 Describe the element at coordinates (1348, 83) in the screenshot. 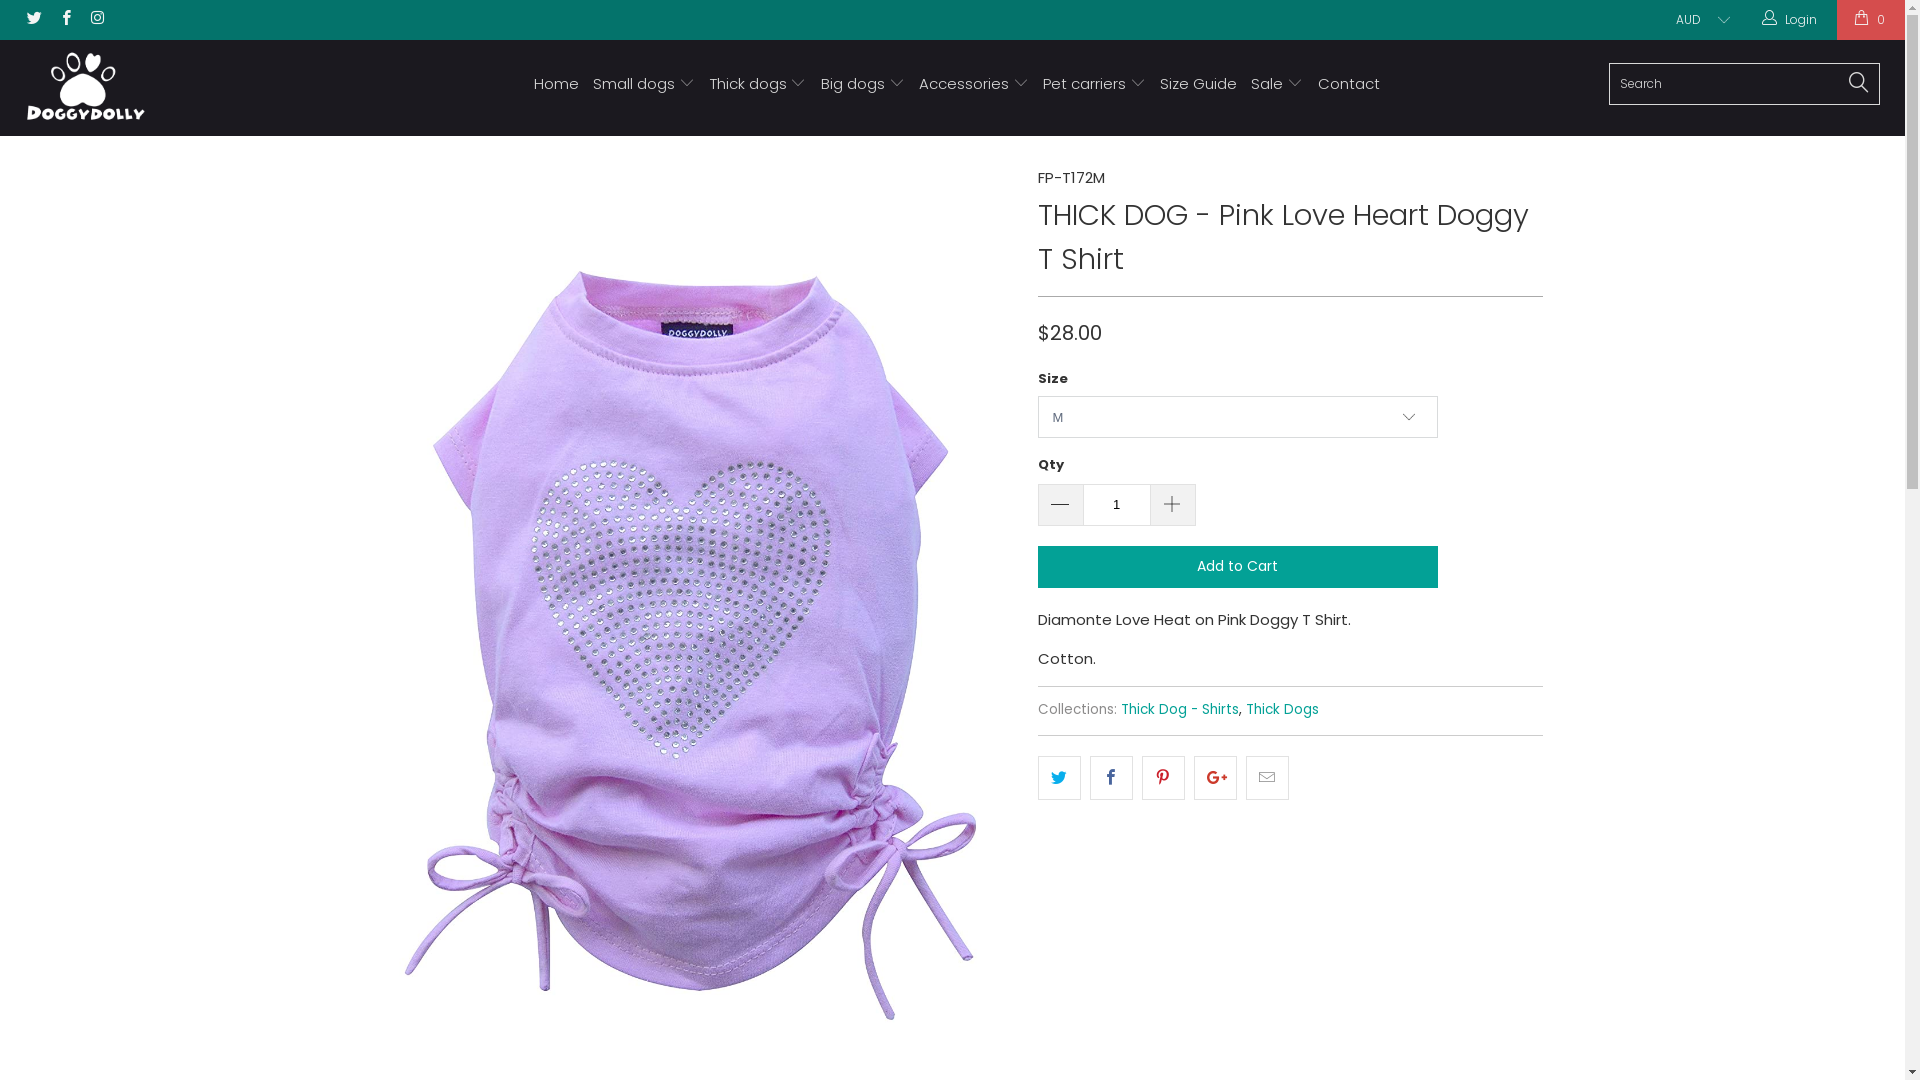

I see `'Contact'` at that location.